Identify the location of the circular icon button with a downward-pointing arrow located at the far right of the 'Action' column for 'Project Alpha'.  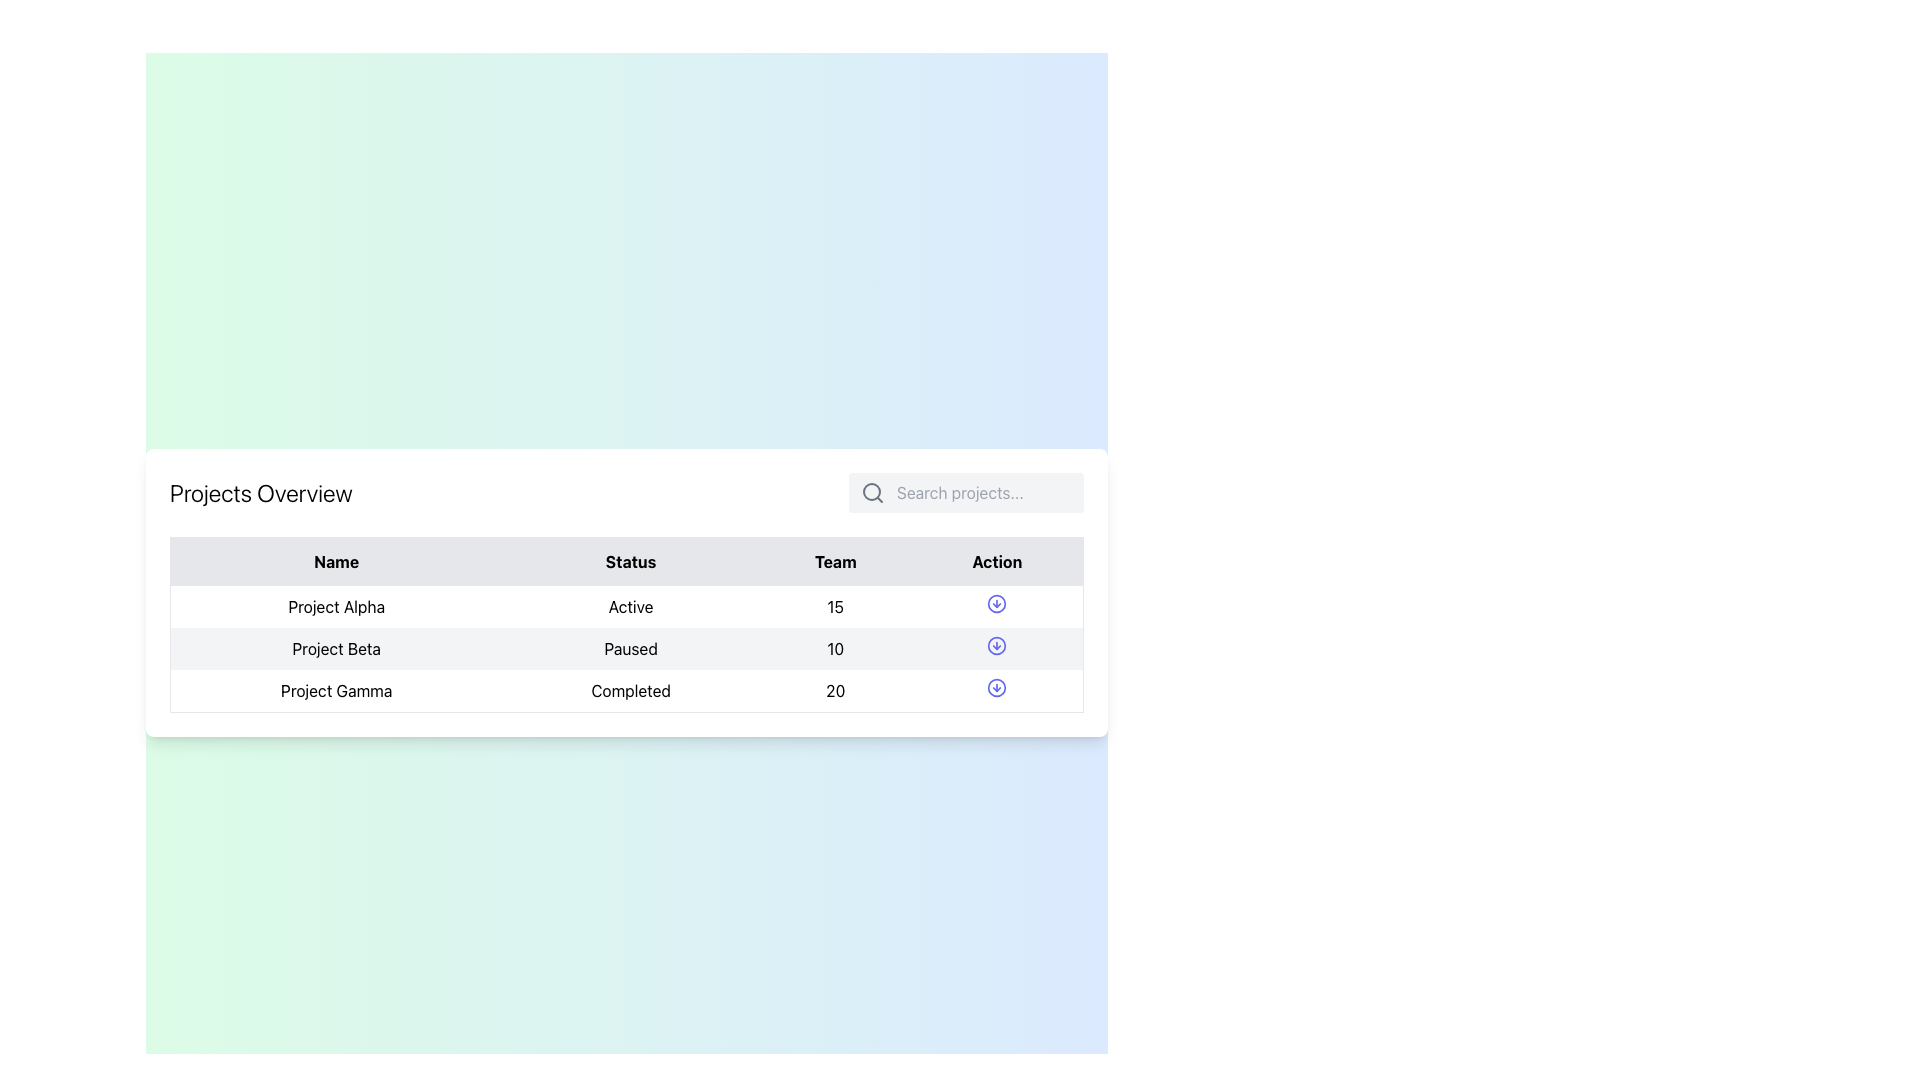
(997, 605).